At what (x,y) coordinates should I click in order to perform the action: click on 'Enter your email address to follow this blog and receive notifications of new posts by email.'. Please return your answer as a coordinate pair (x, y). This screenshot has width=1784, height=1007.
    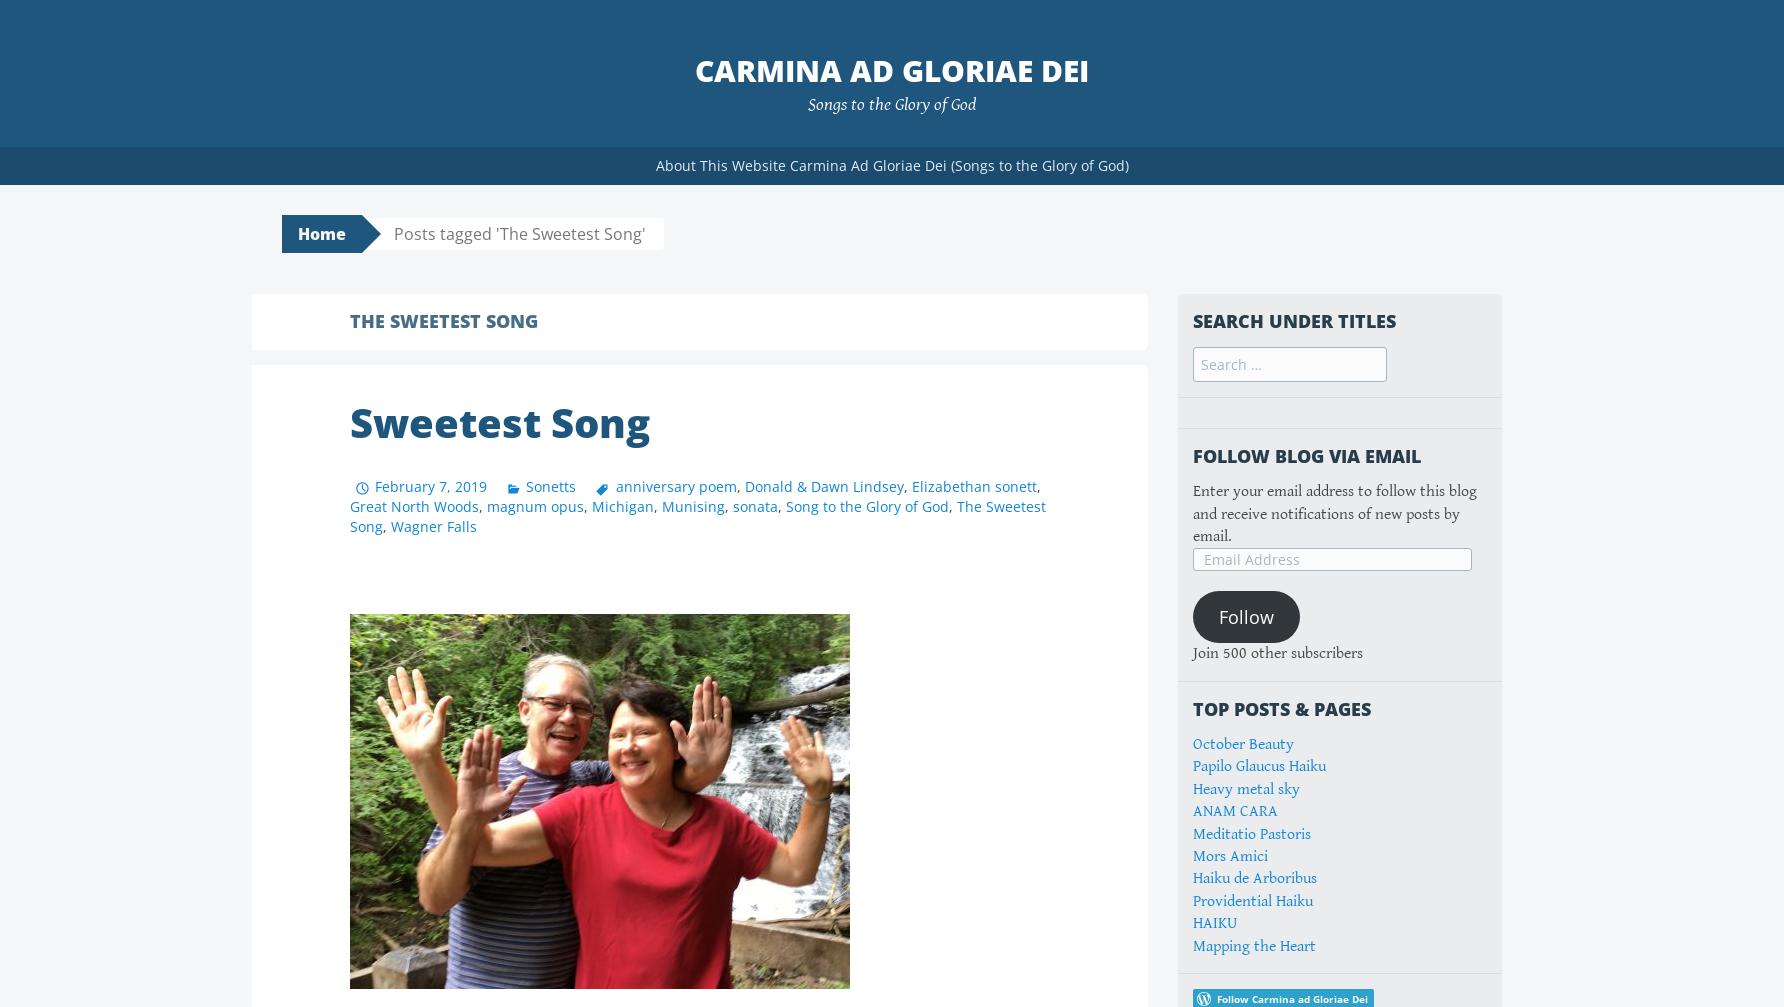
    Looking at the image, I should click on (1333, 512).